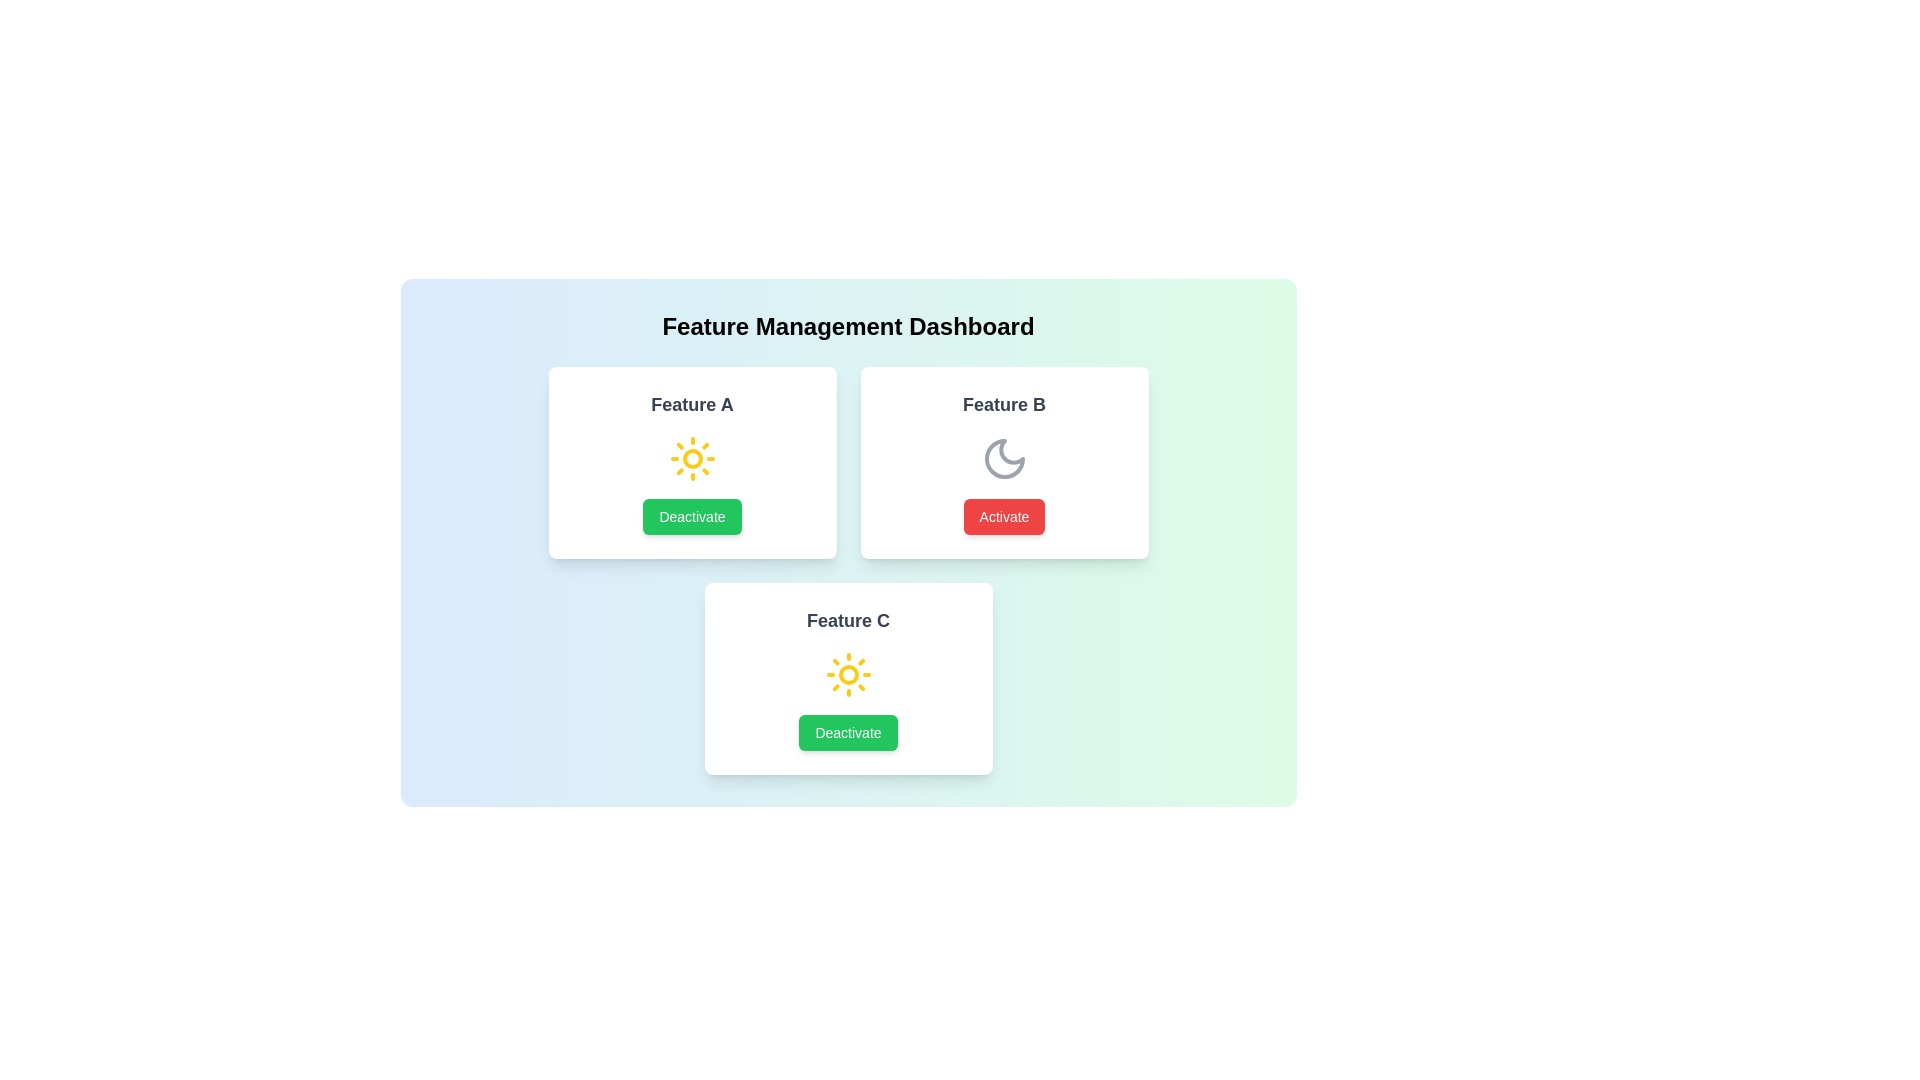  I want to click on the visual indicator (icon) for Feature A to examine its state, so click(692, 459).